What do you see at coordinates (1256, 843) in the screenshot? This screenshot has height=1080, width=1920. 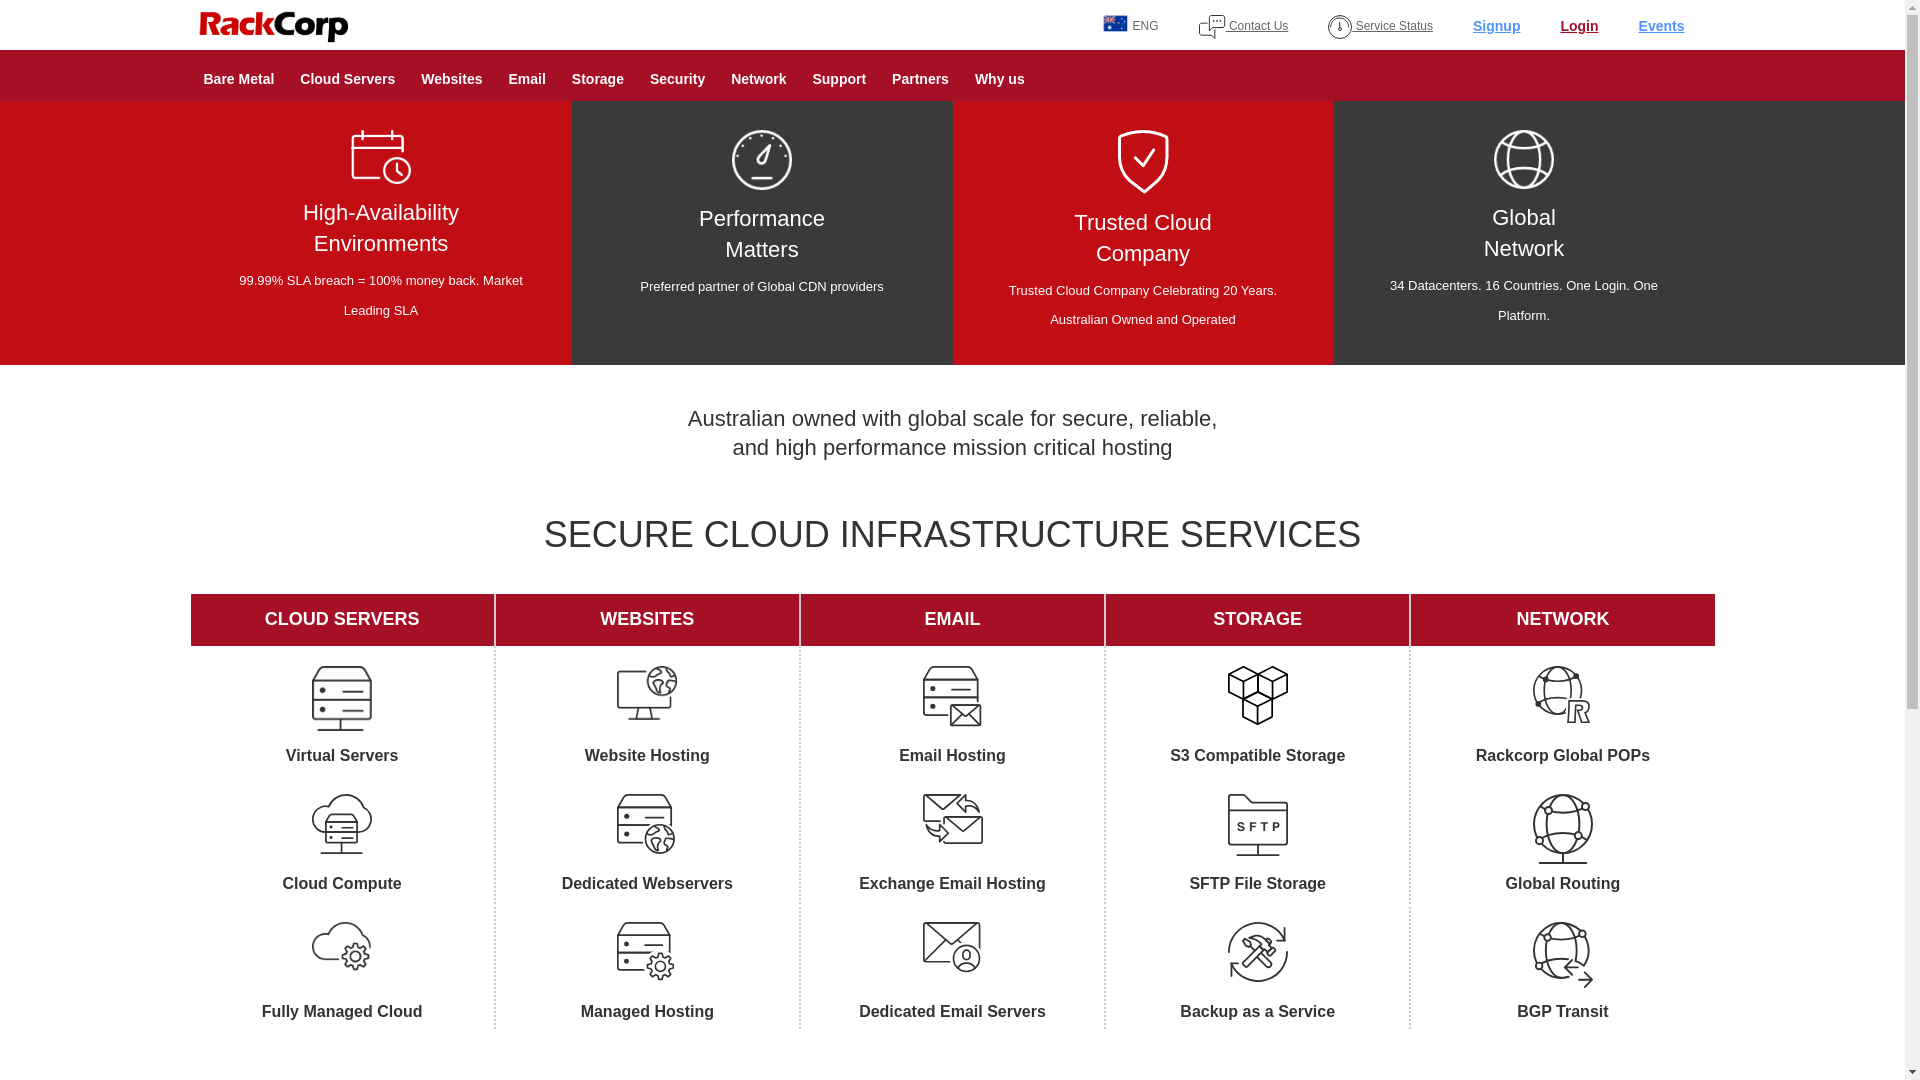 I see `'SFTP File Storage'` at bounding box center [1256, 843].